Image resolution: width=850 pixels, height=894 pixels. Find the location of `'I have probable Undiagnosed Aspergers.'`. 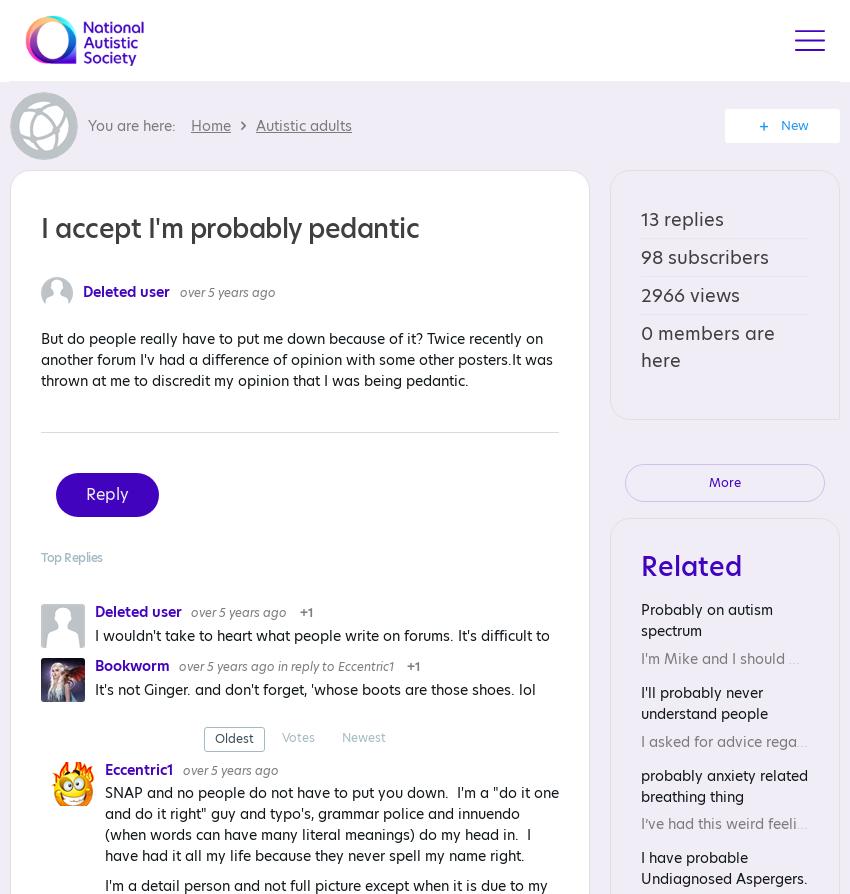

'I have probable Undiagnosed Aspergers.' is located at coordinates (724, 868).